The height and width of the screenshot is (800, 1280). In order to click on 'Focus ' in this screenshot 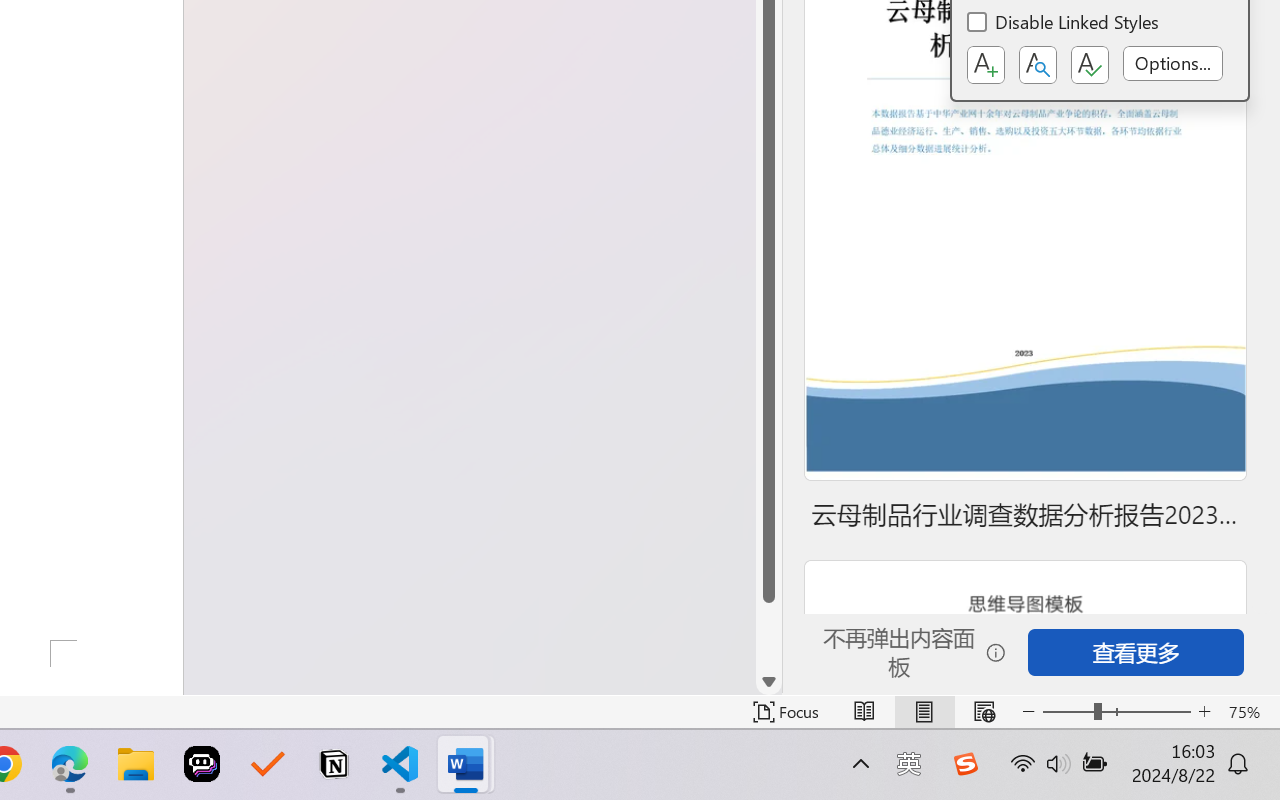, I will do `click(785, 711)`.